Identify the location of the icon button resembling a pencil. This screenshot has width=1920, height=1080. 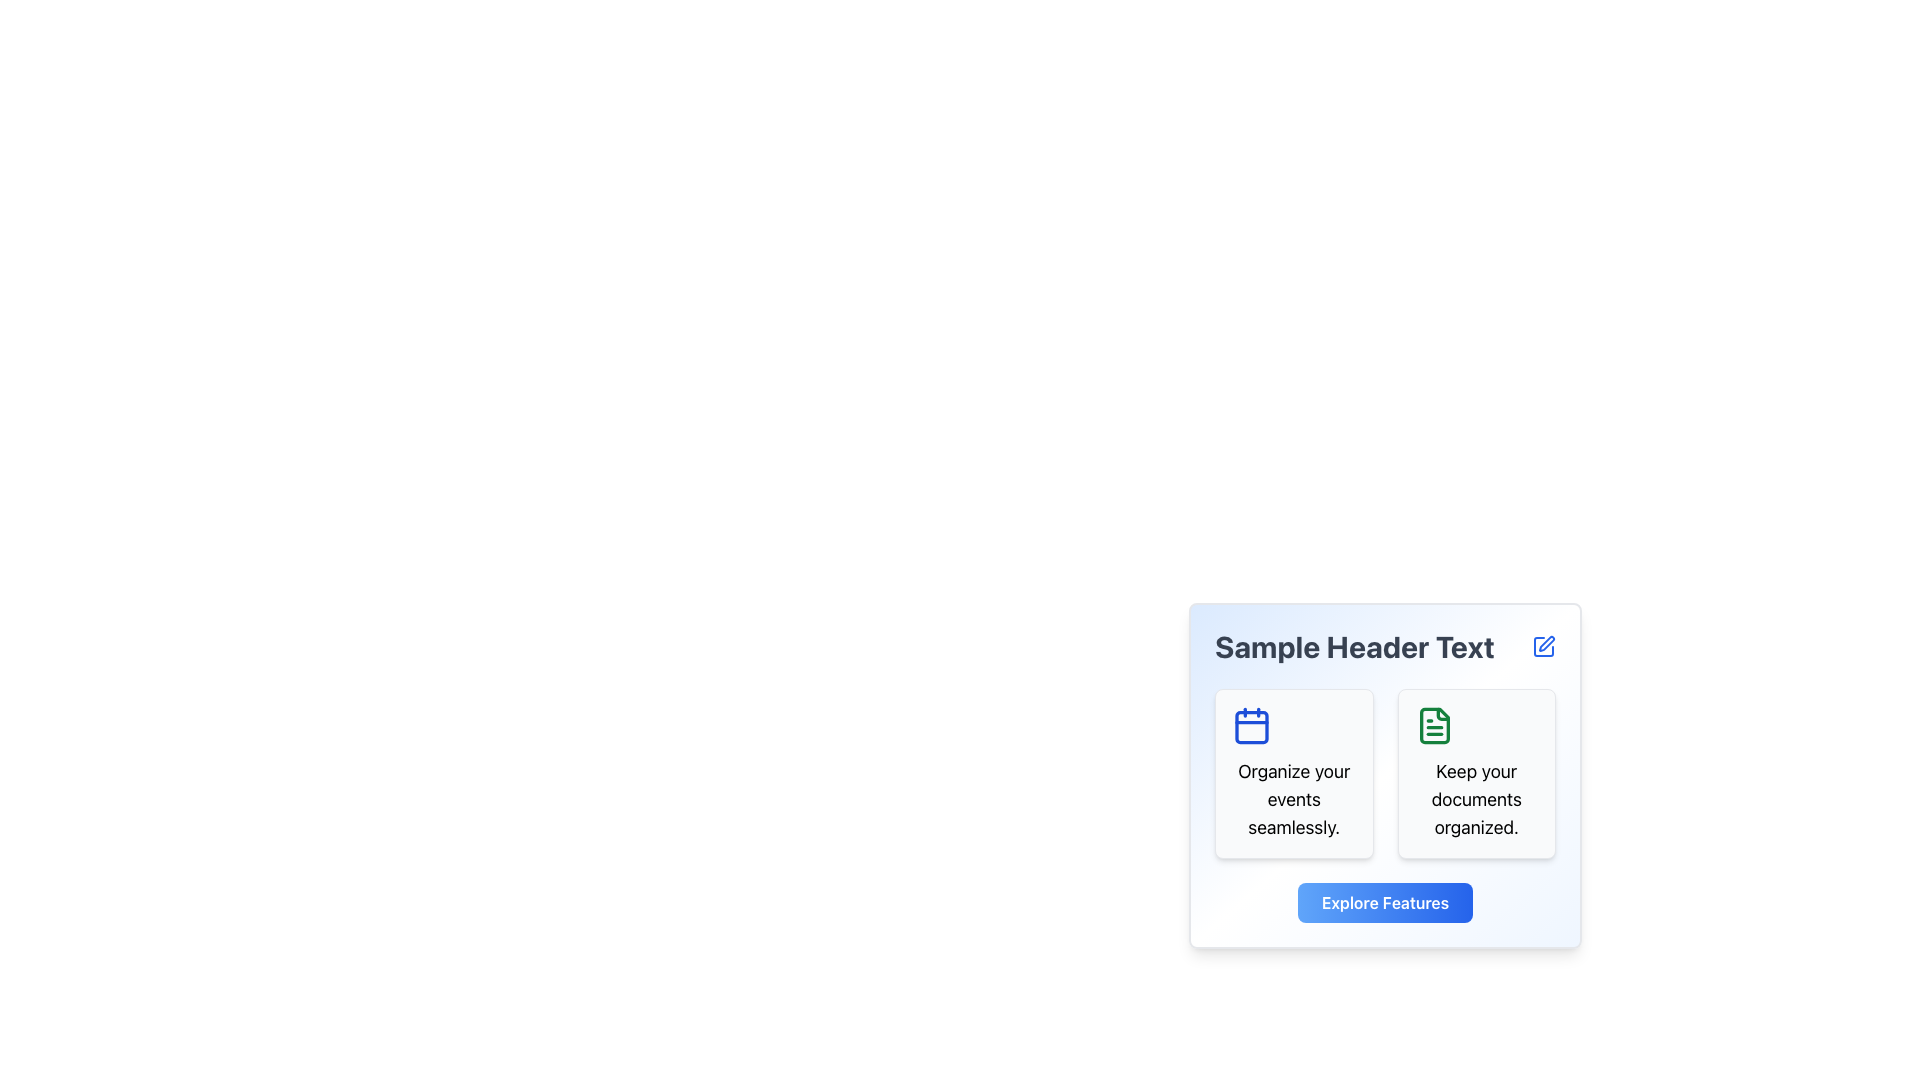
(1543, 647).